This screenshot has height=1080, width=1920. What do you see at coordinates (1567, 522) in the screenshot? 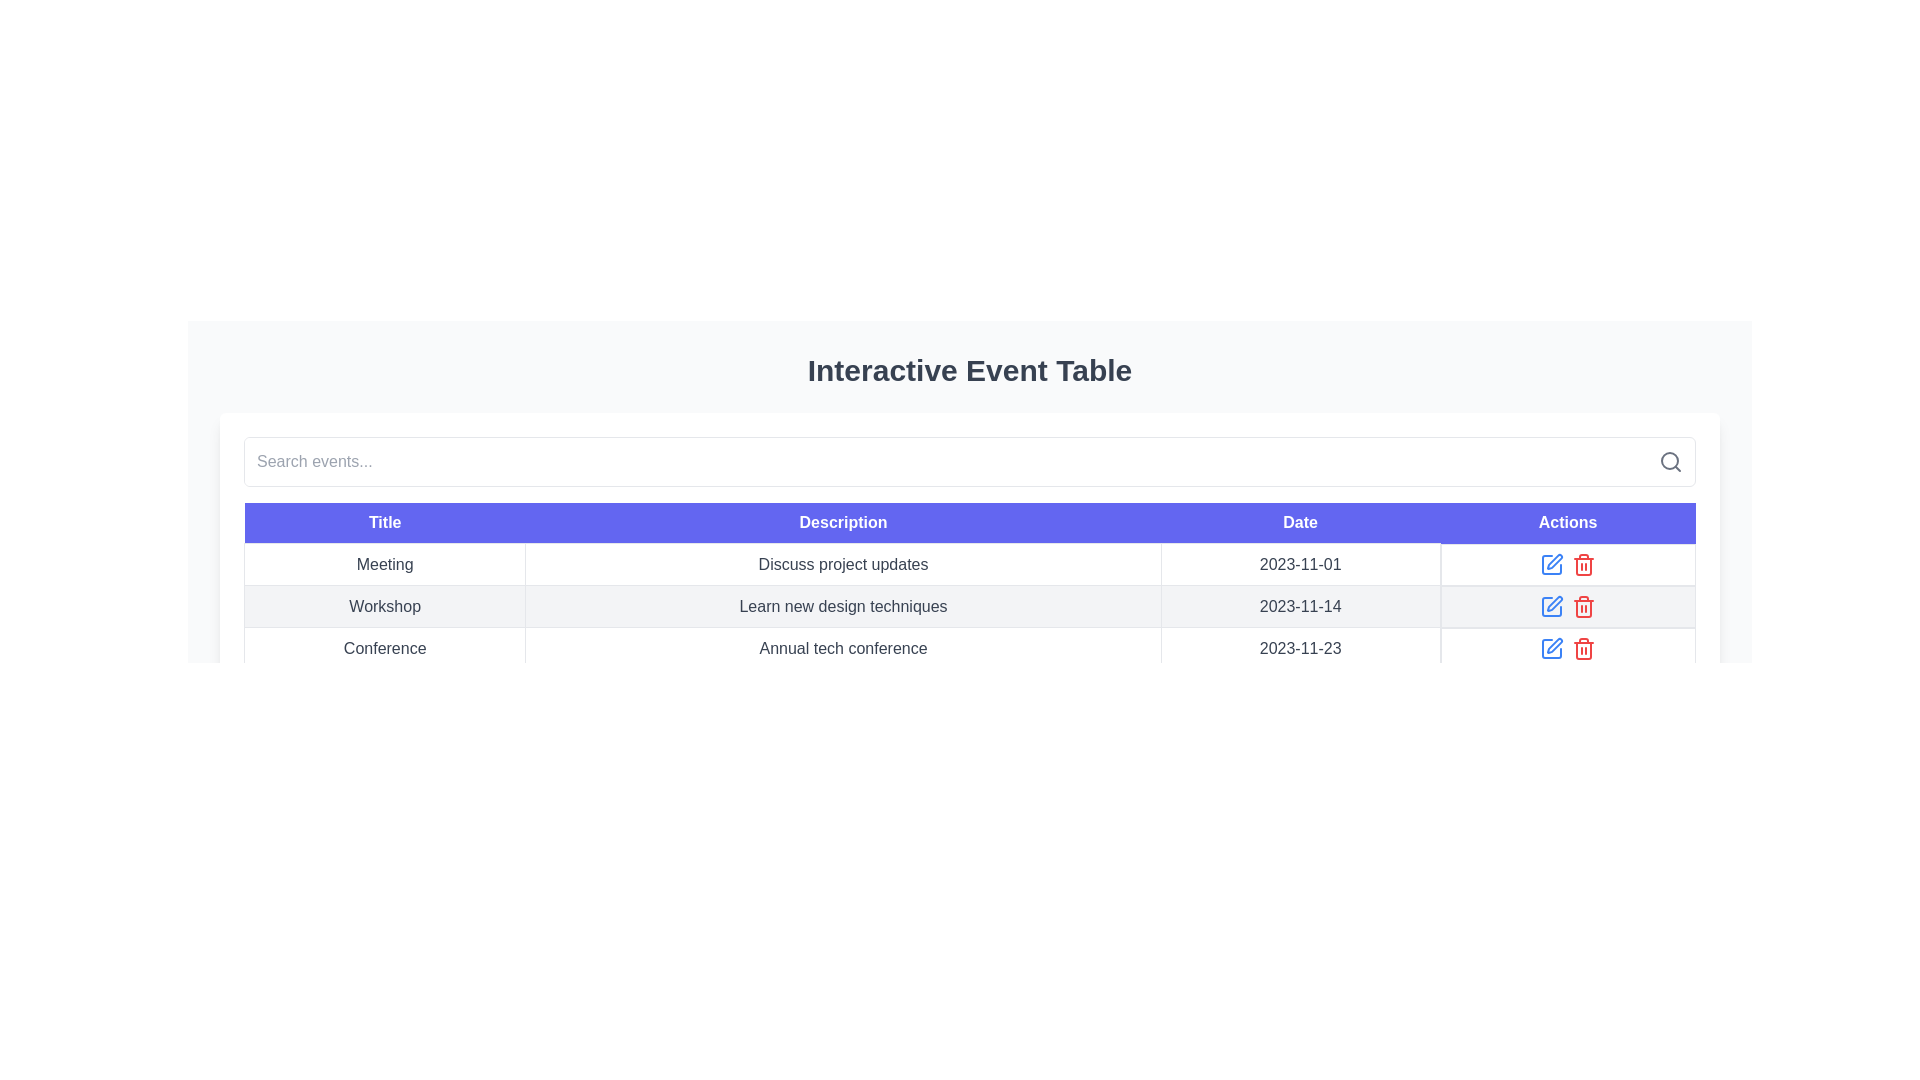
I see `the text header labeled 'Actions', which has a purple background and white text, located as the last header in a row of table headers` at bounding box center [1567, 522].